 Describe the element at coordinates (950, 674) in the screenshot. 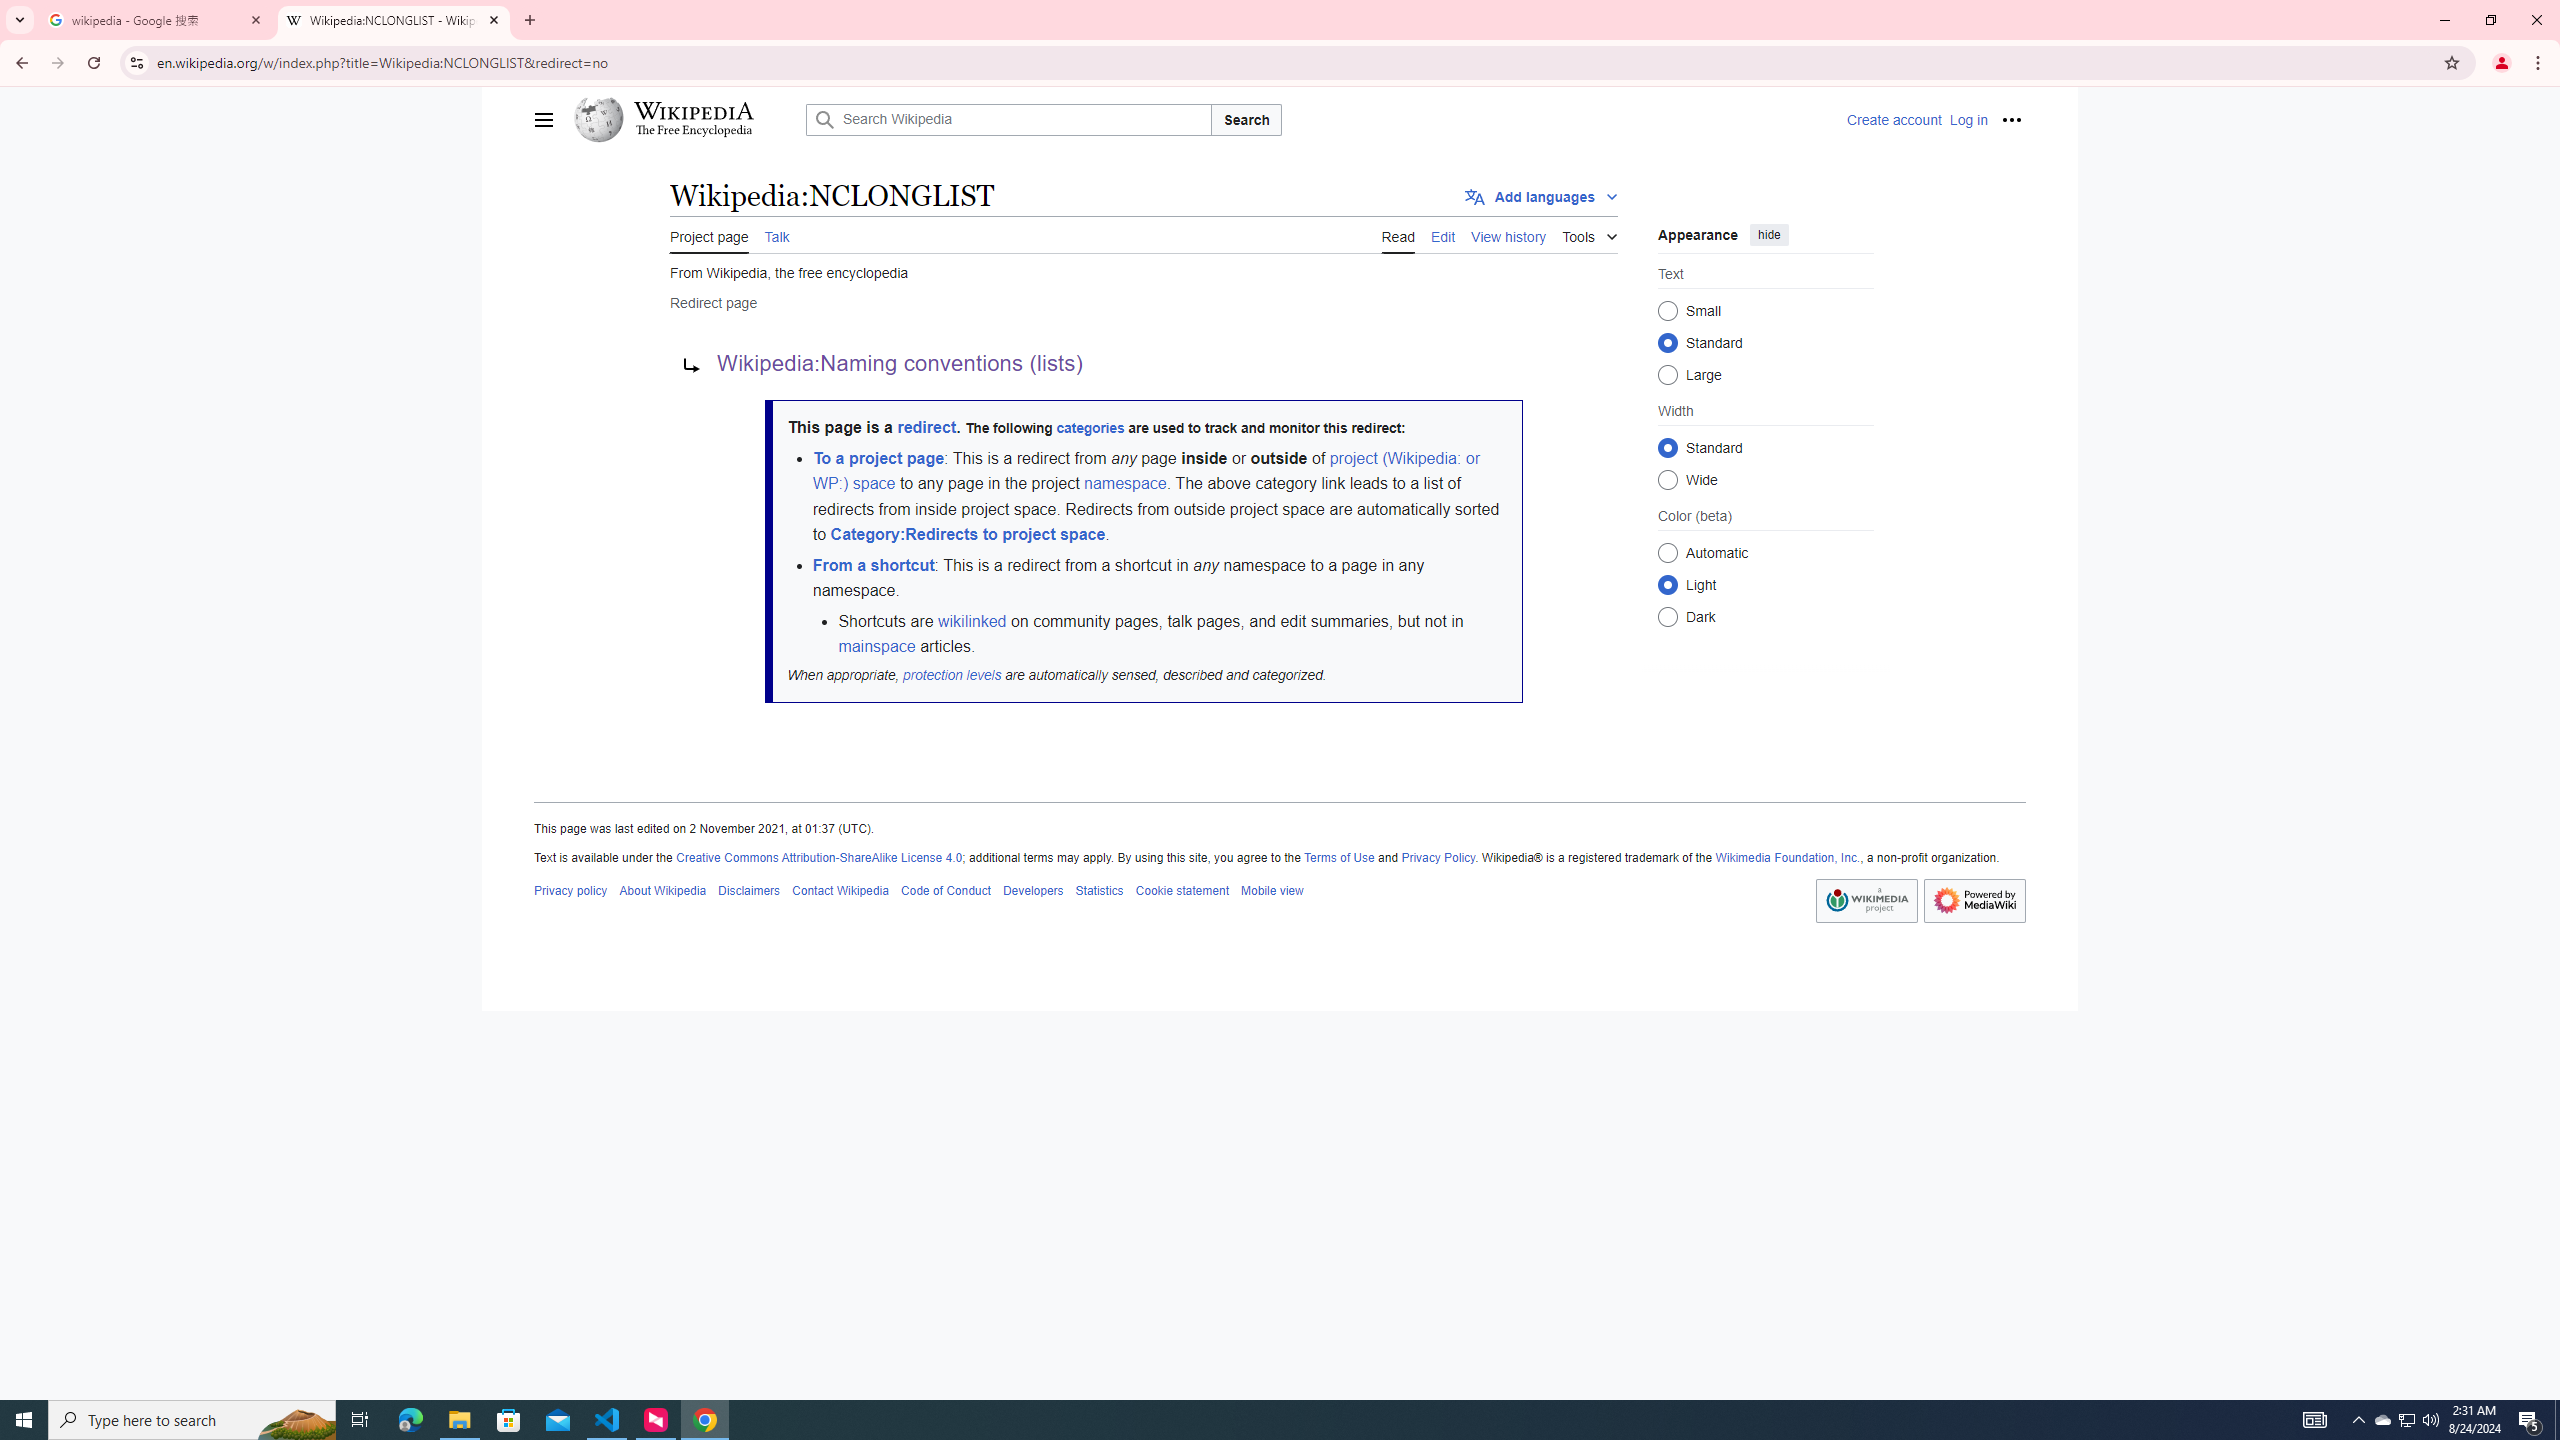

I see `'protection levels'` at that location.